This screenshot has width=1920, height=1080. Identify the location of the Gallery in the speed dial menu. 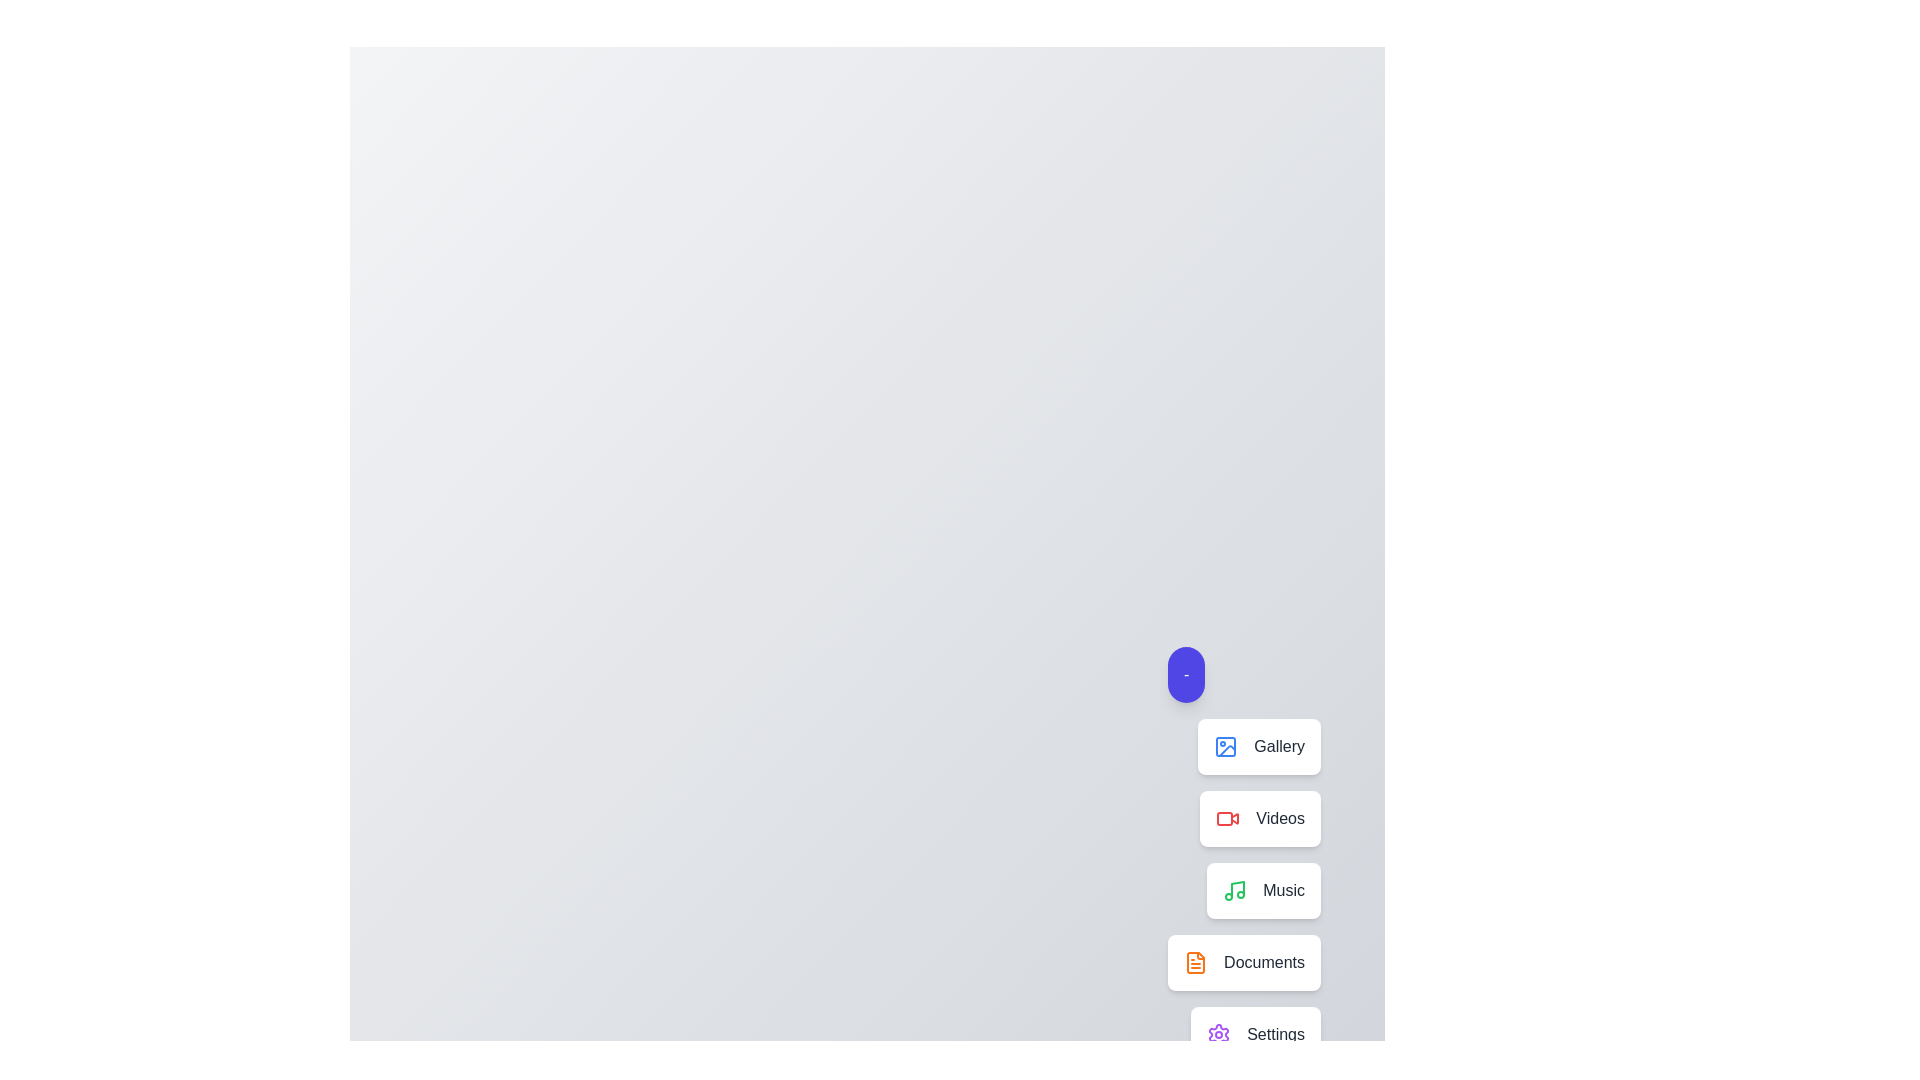
(1258, 747).